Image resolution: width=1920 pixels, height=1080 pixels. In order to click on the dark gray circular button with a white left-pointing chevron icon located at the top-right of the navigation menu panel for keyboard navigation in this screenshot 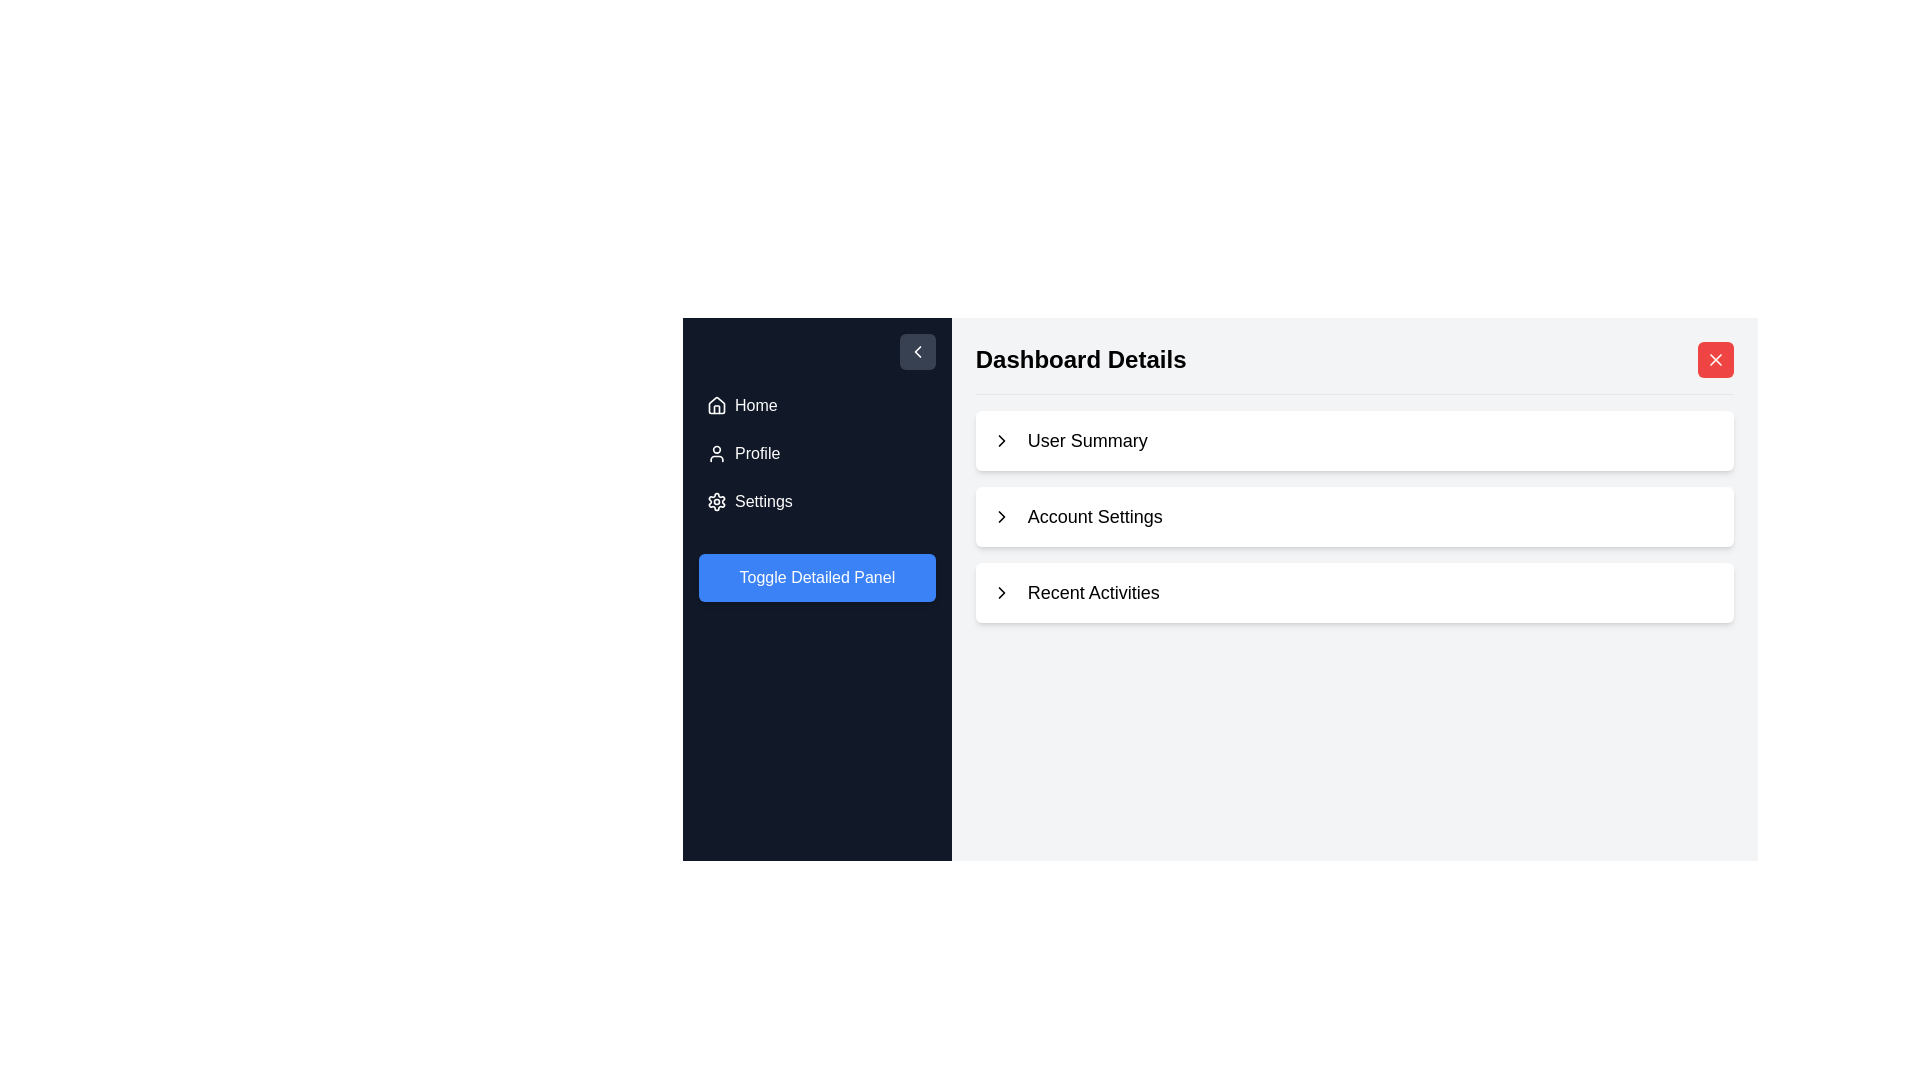, I will do `click(916, 350)`.